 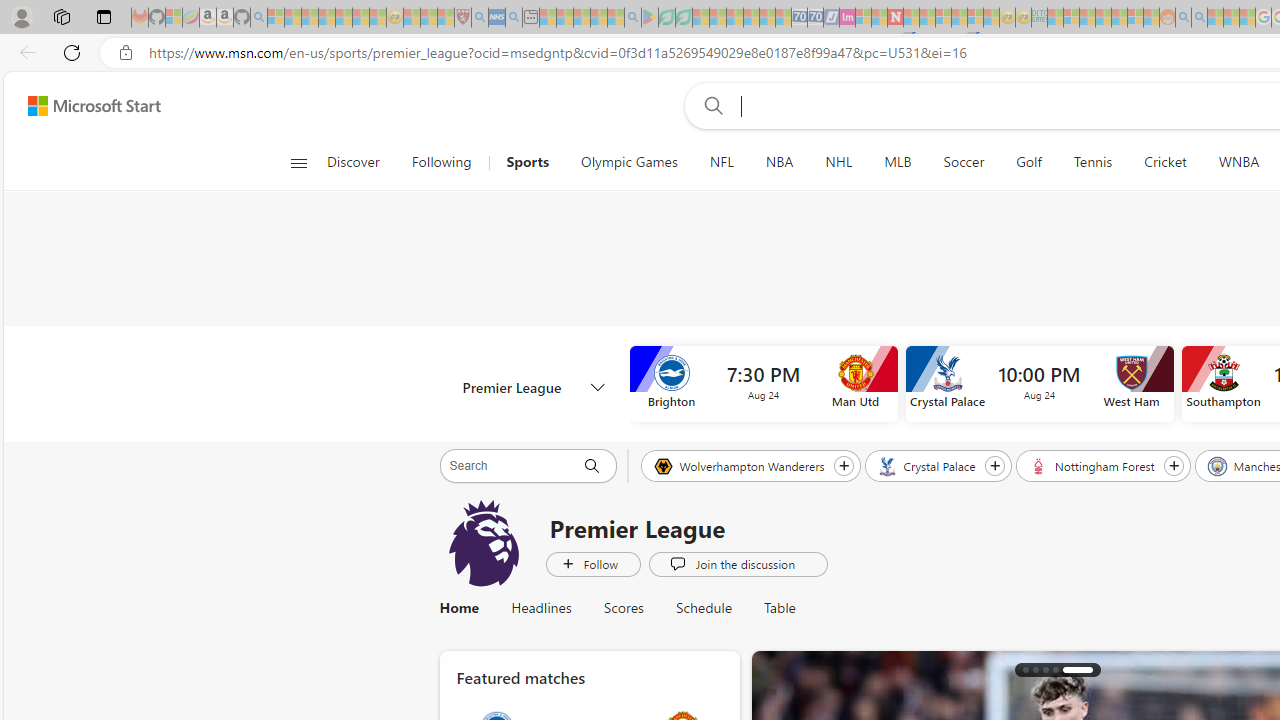 What do you see at coordinates (839, 162) in the screenshot?
I see `'NHL'` at bounding box center [839, 162].